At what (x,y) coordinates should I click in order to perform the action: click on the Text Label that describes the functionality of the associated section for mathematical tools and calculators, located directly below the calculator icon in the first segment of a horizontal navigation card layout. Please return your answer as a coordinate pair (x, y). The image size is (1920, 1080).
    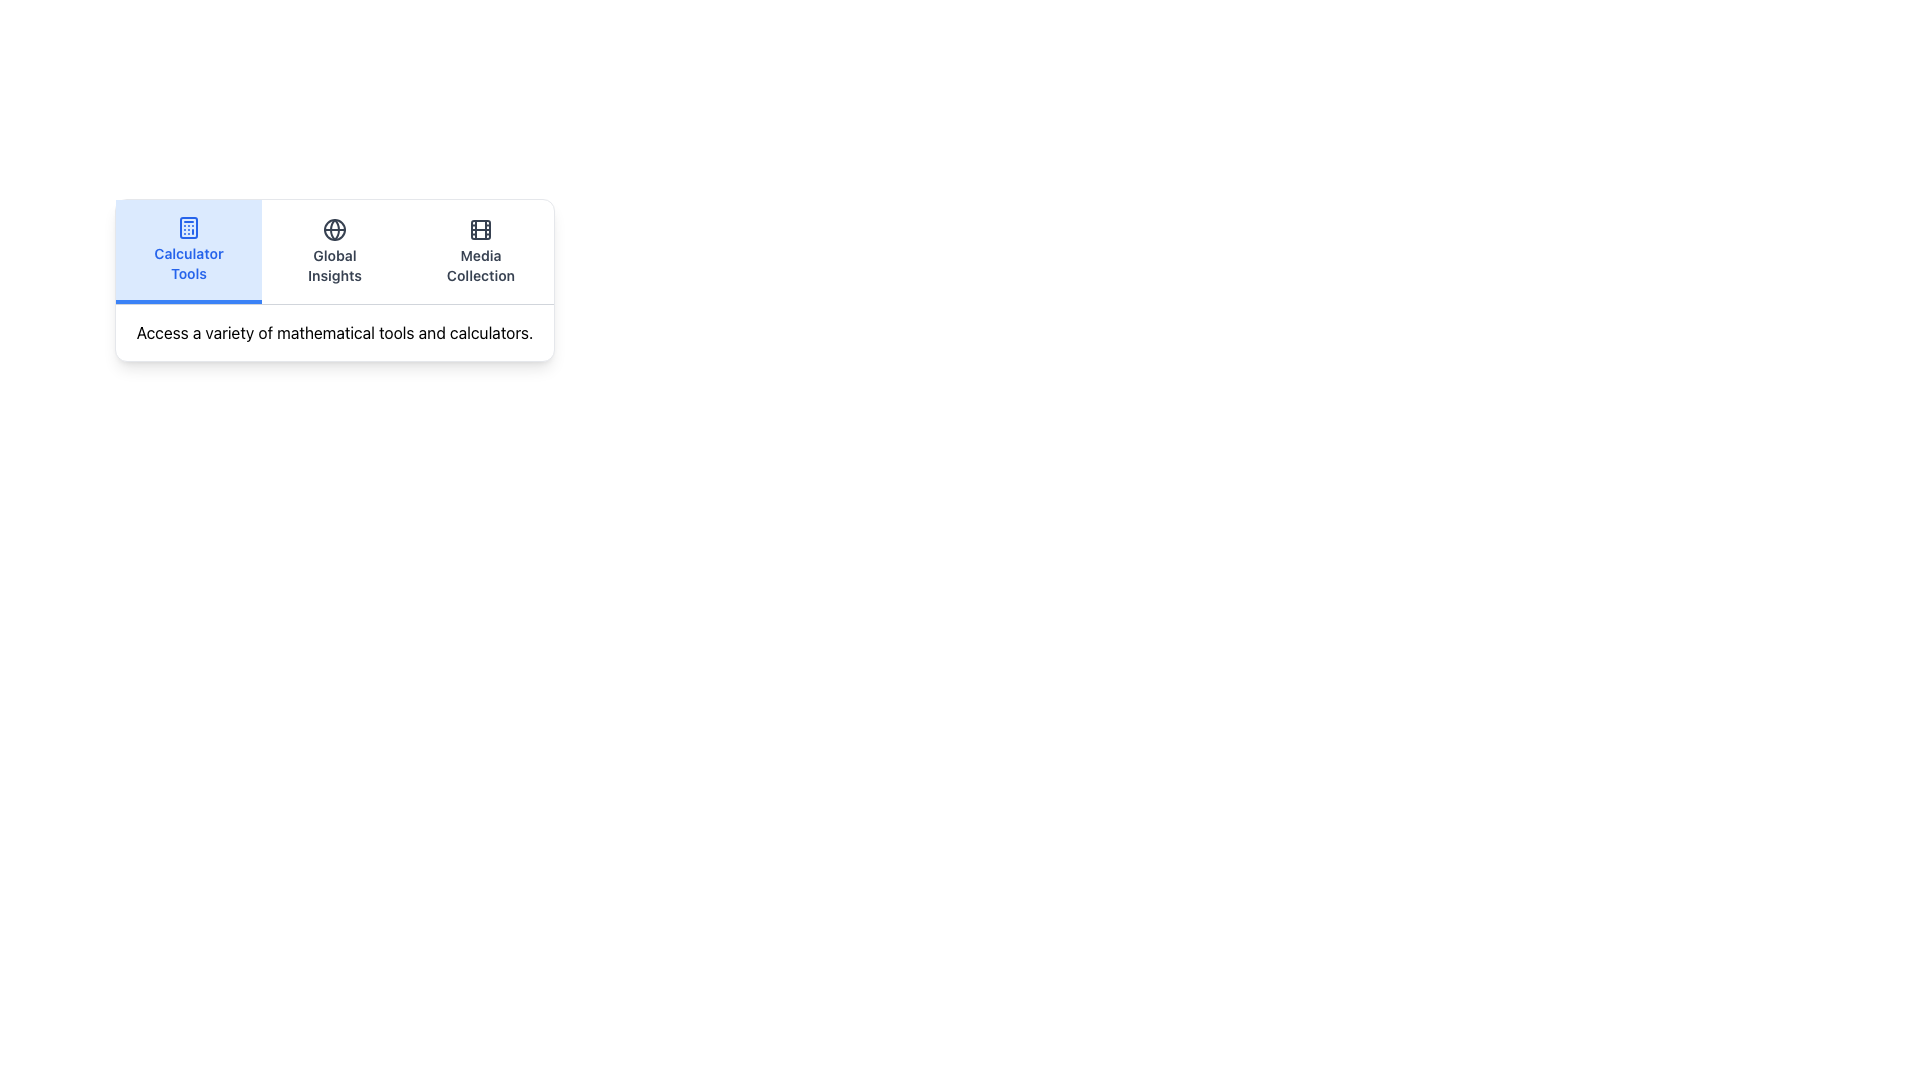
    Looking at the image, I should click on (188, 262).